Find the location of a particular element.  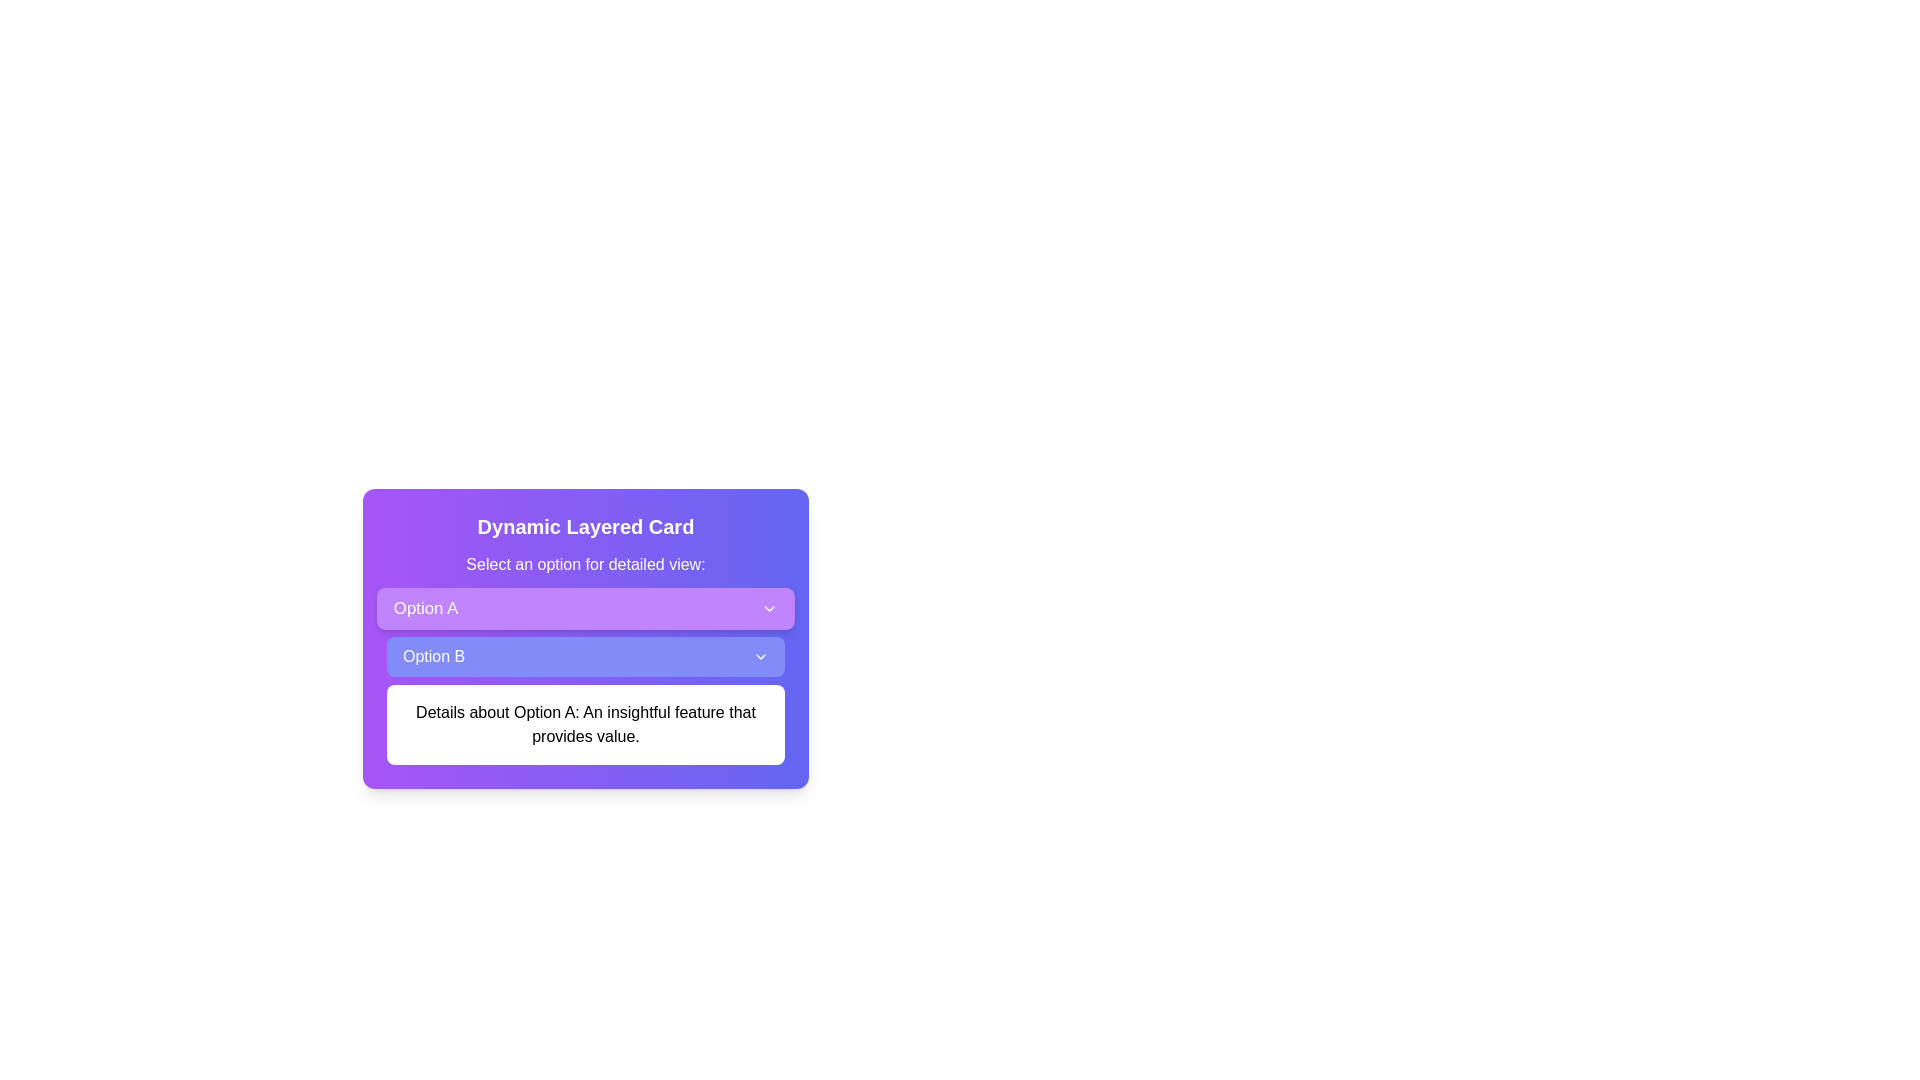

the text label that serves as the title of the card, which is positioned at the top of the card above all other elements is located at coordinates (584, 526).